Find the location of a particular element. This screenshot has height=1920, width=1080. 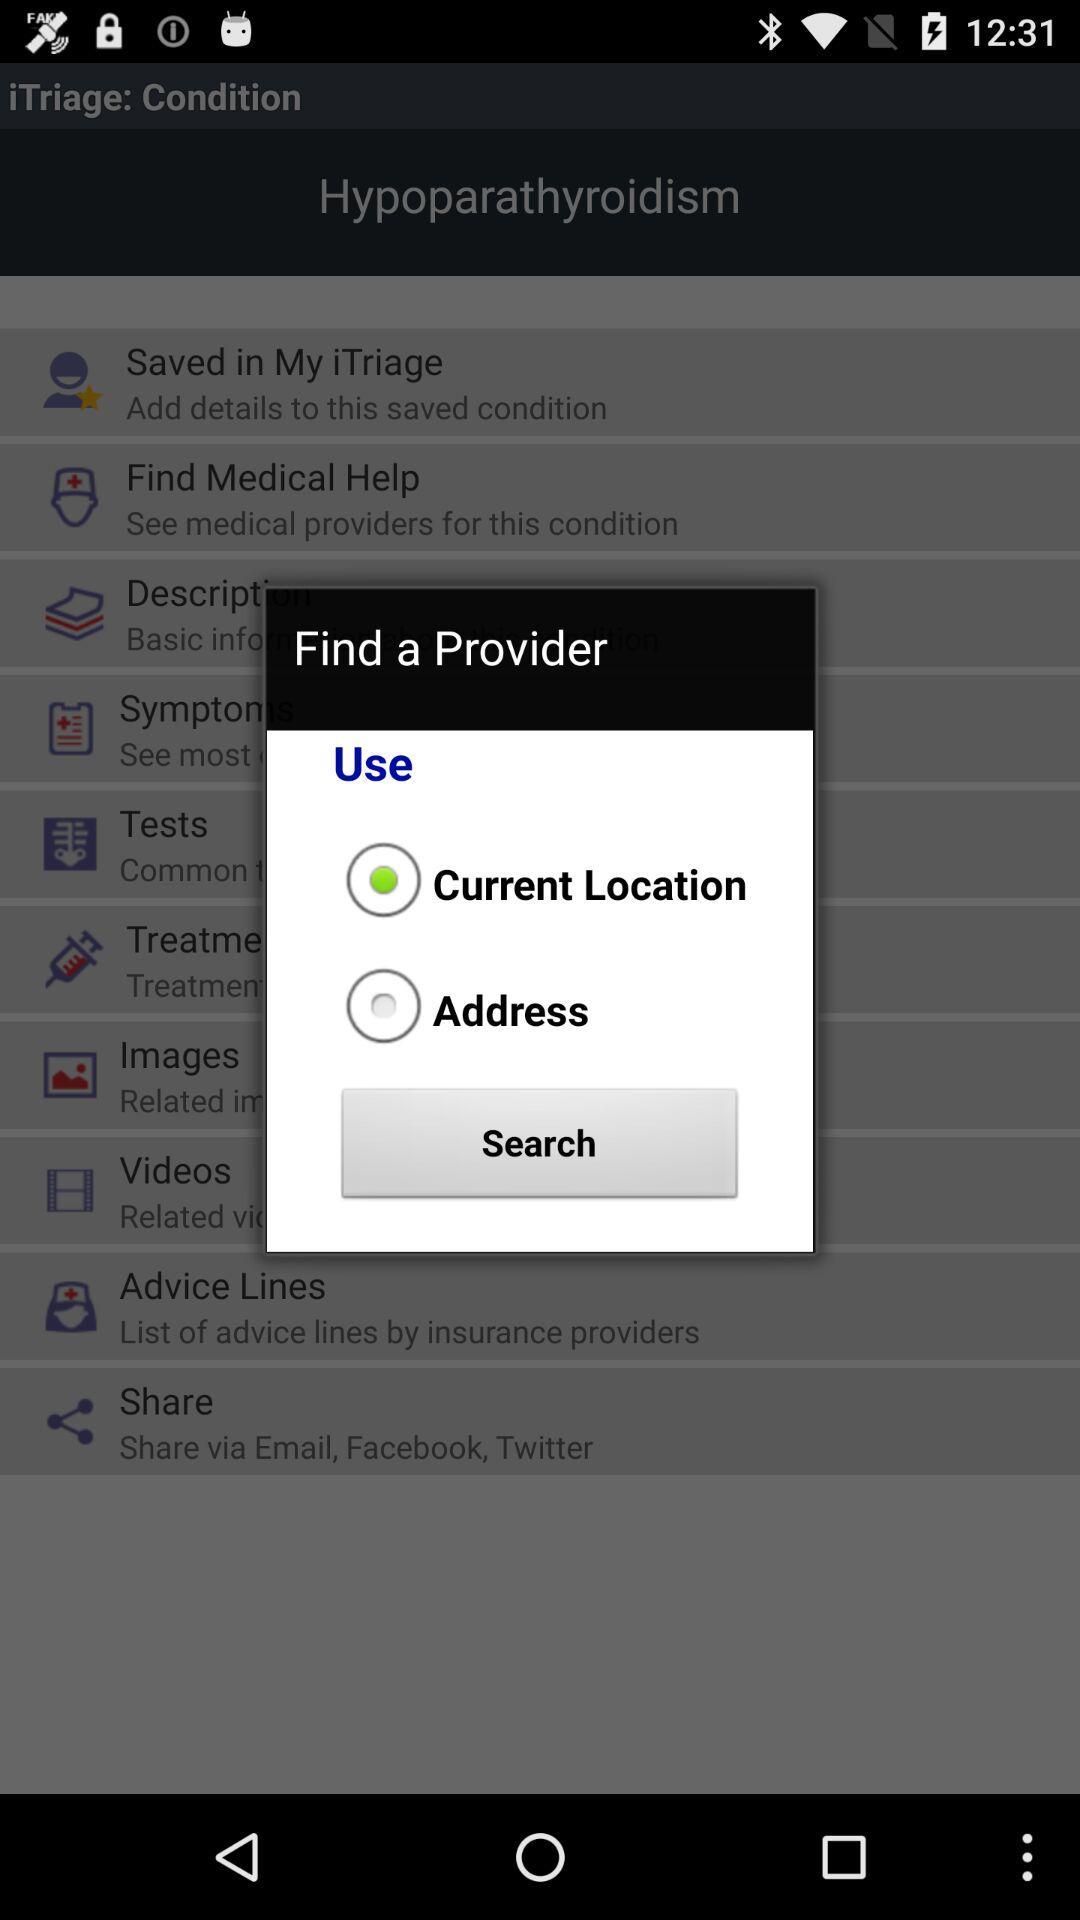

current location item is located at coordinates (540, 882).